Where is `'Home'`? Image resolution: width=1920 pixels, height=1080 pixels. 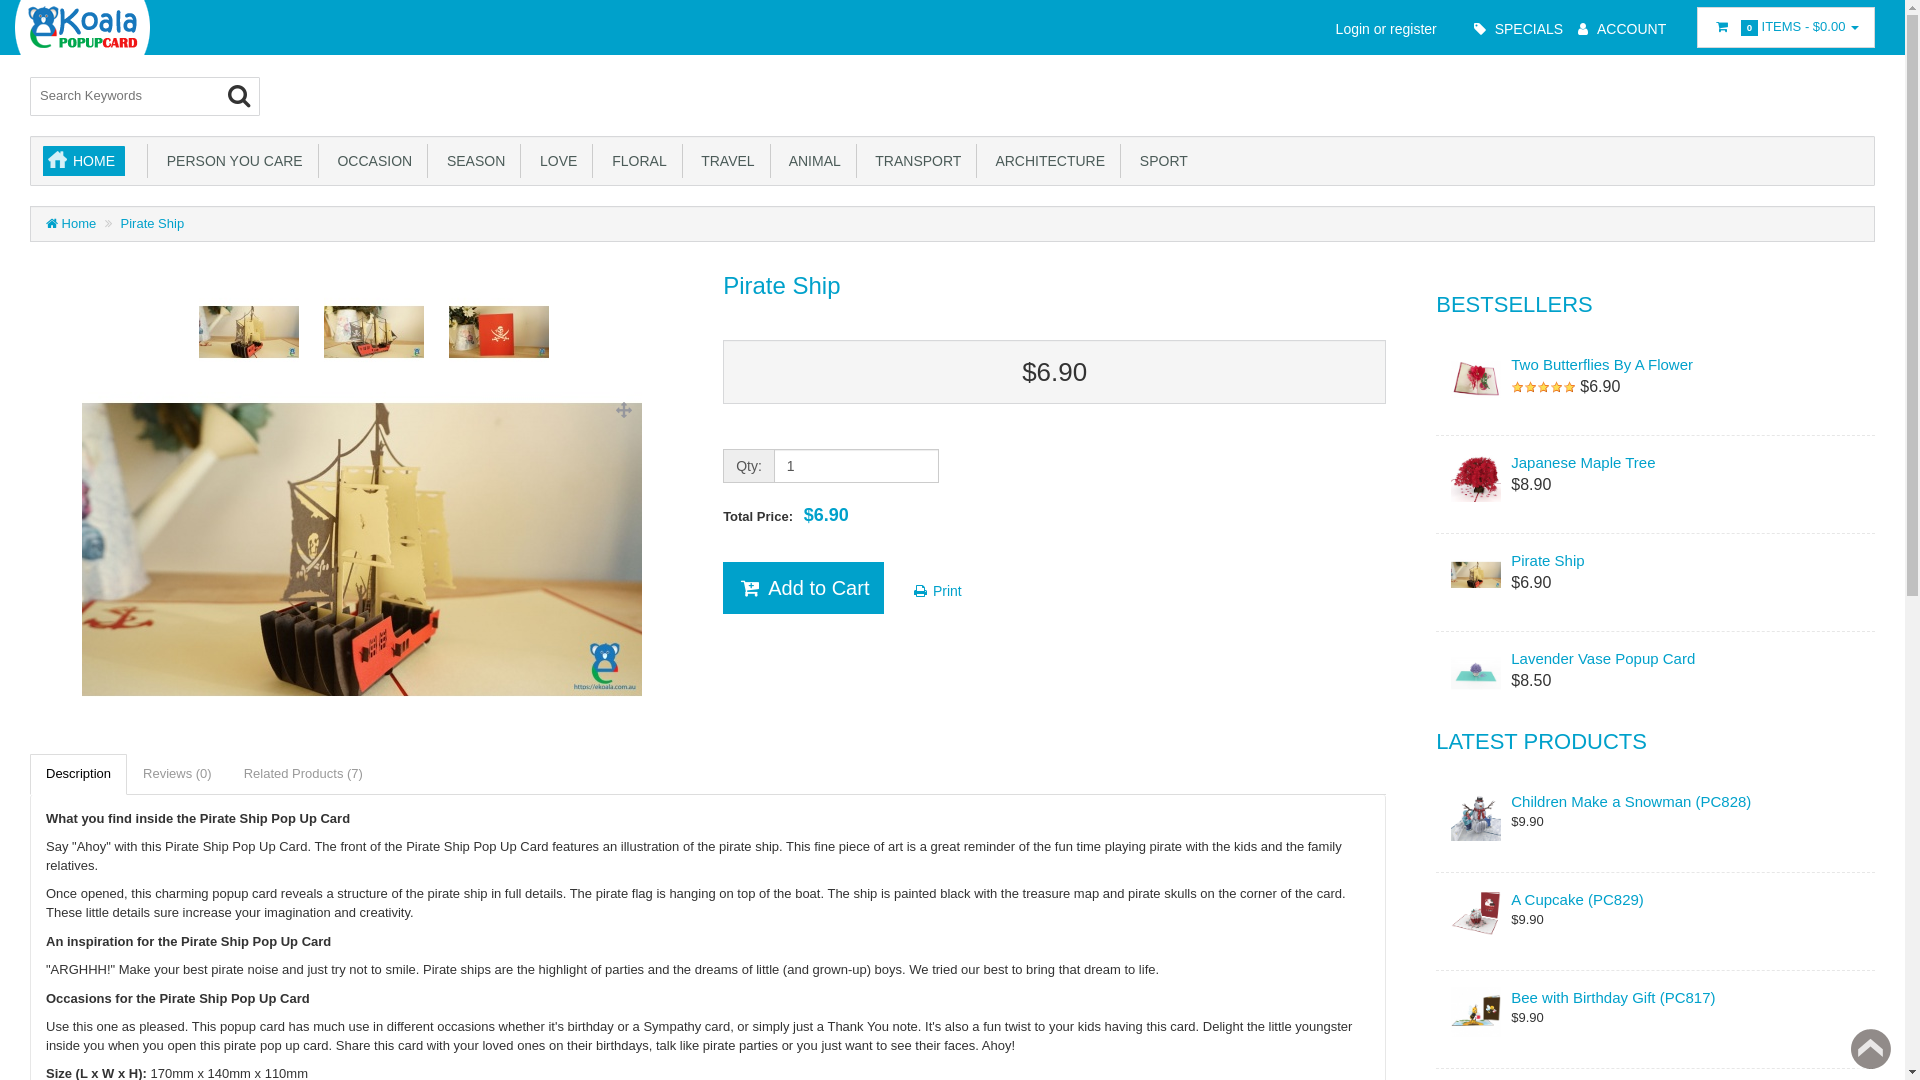 'Home' is located at coordinates (71, 223).